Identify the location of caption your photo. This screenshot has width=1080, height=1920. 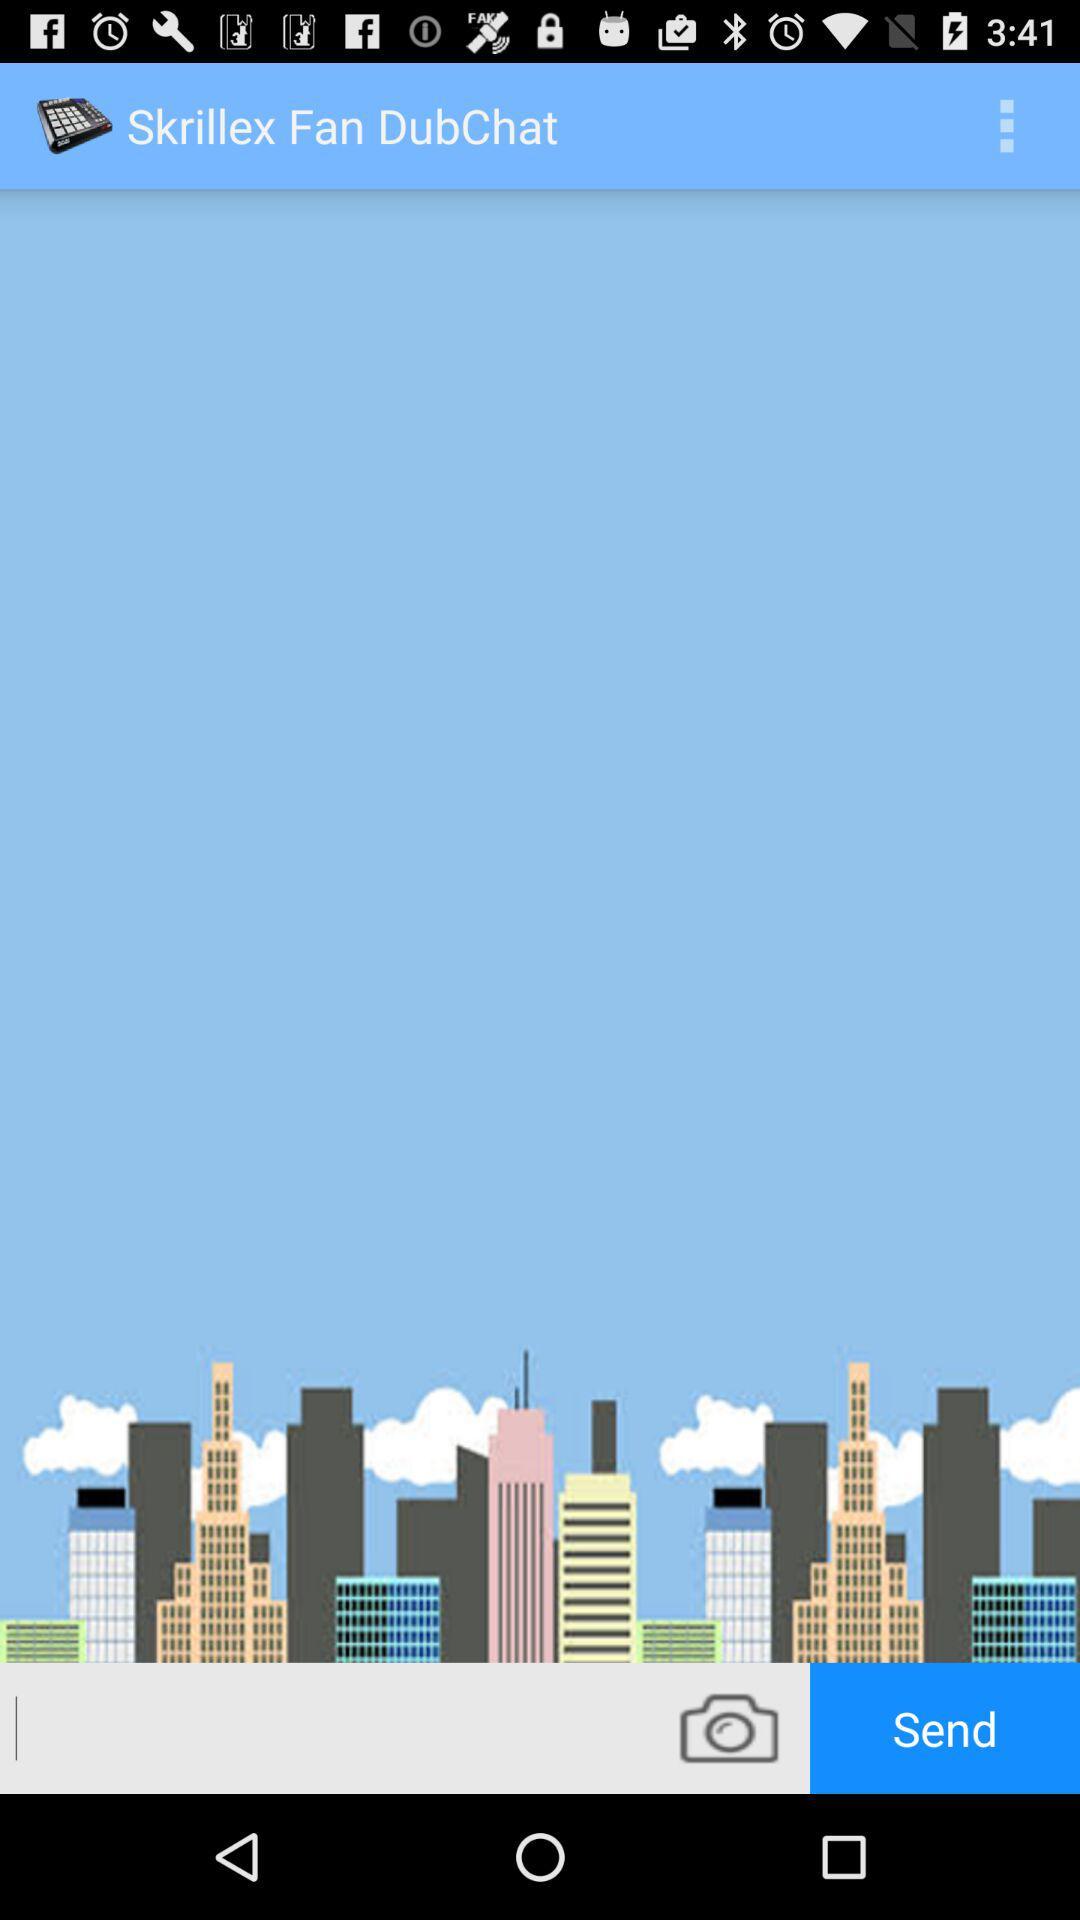
(323, 1727).